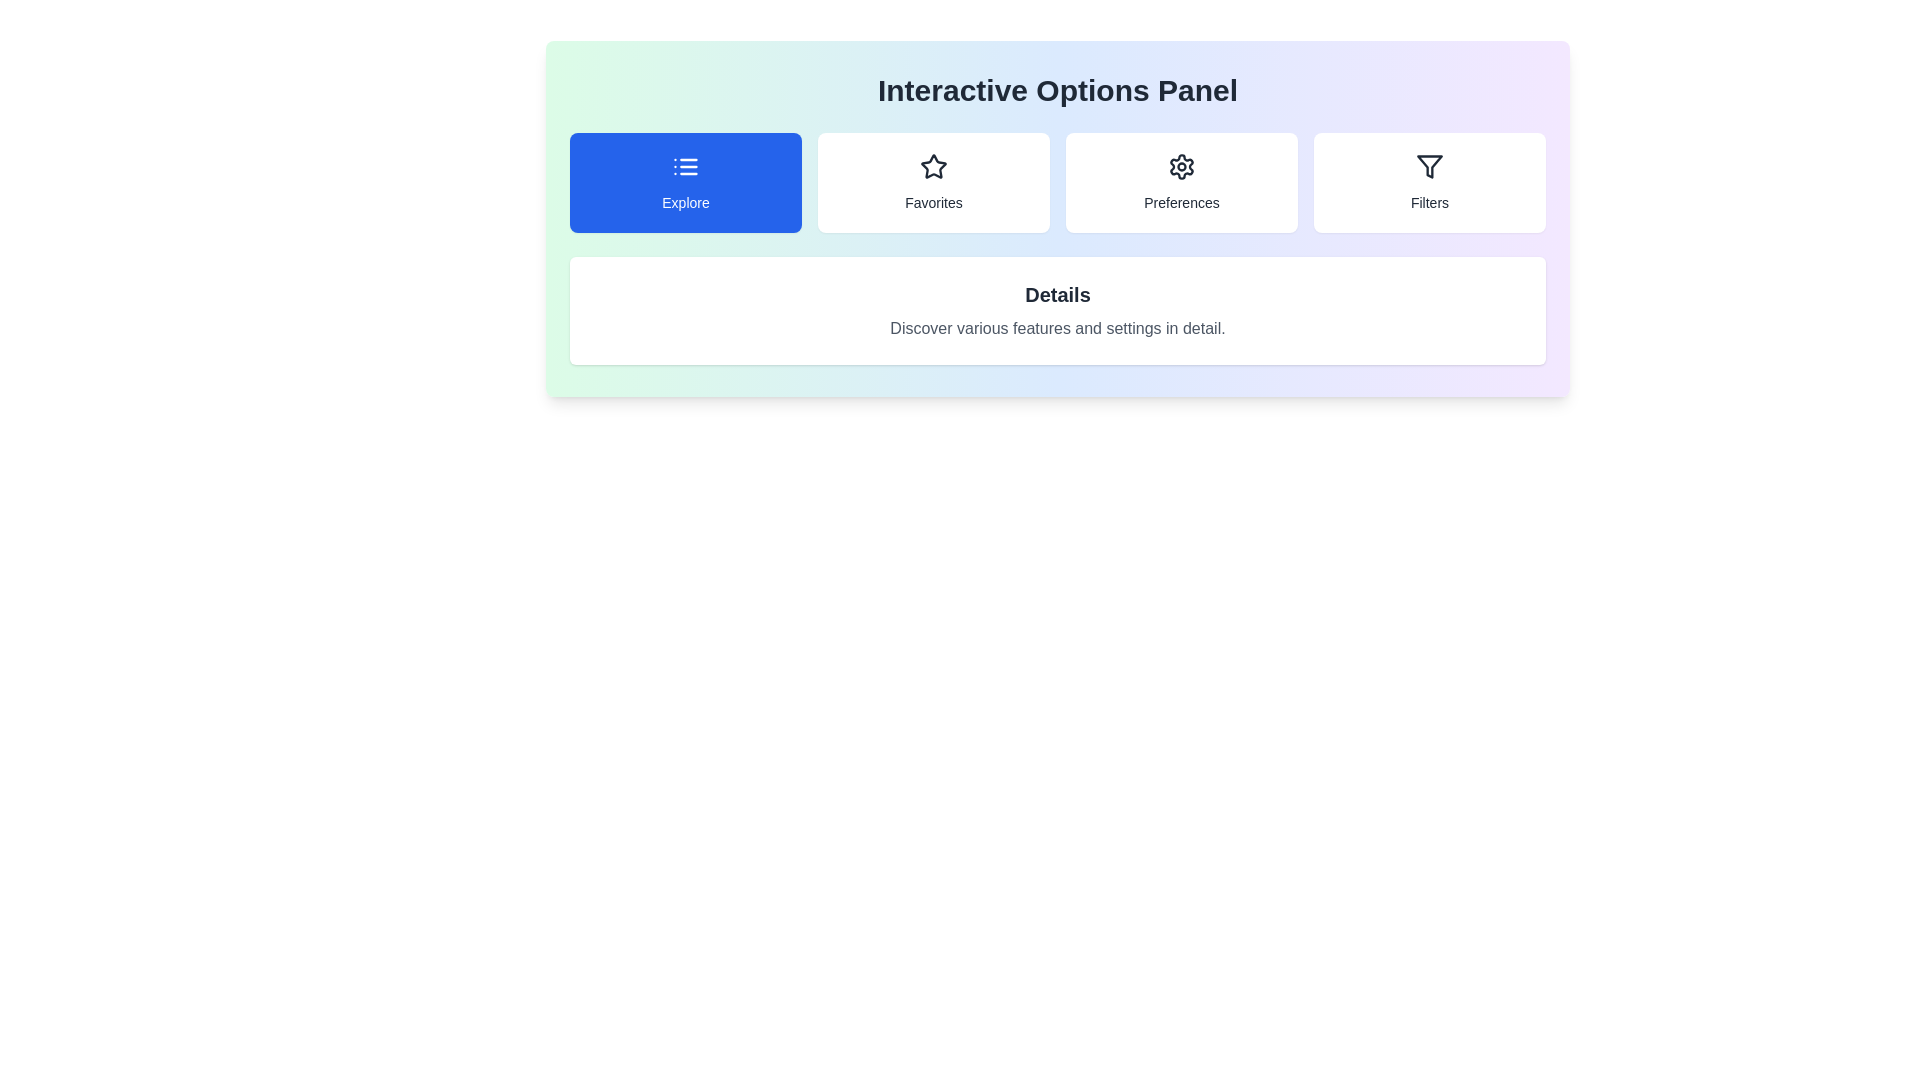  I want to click on the title or heading element that provides additional details, located above the descriptive text 'Discover various features and settings in detail.', so click(1056, 294).